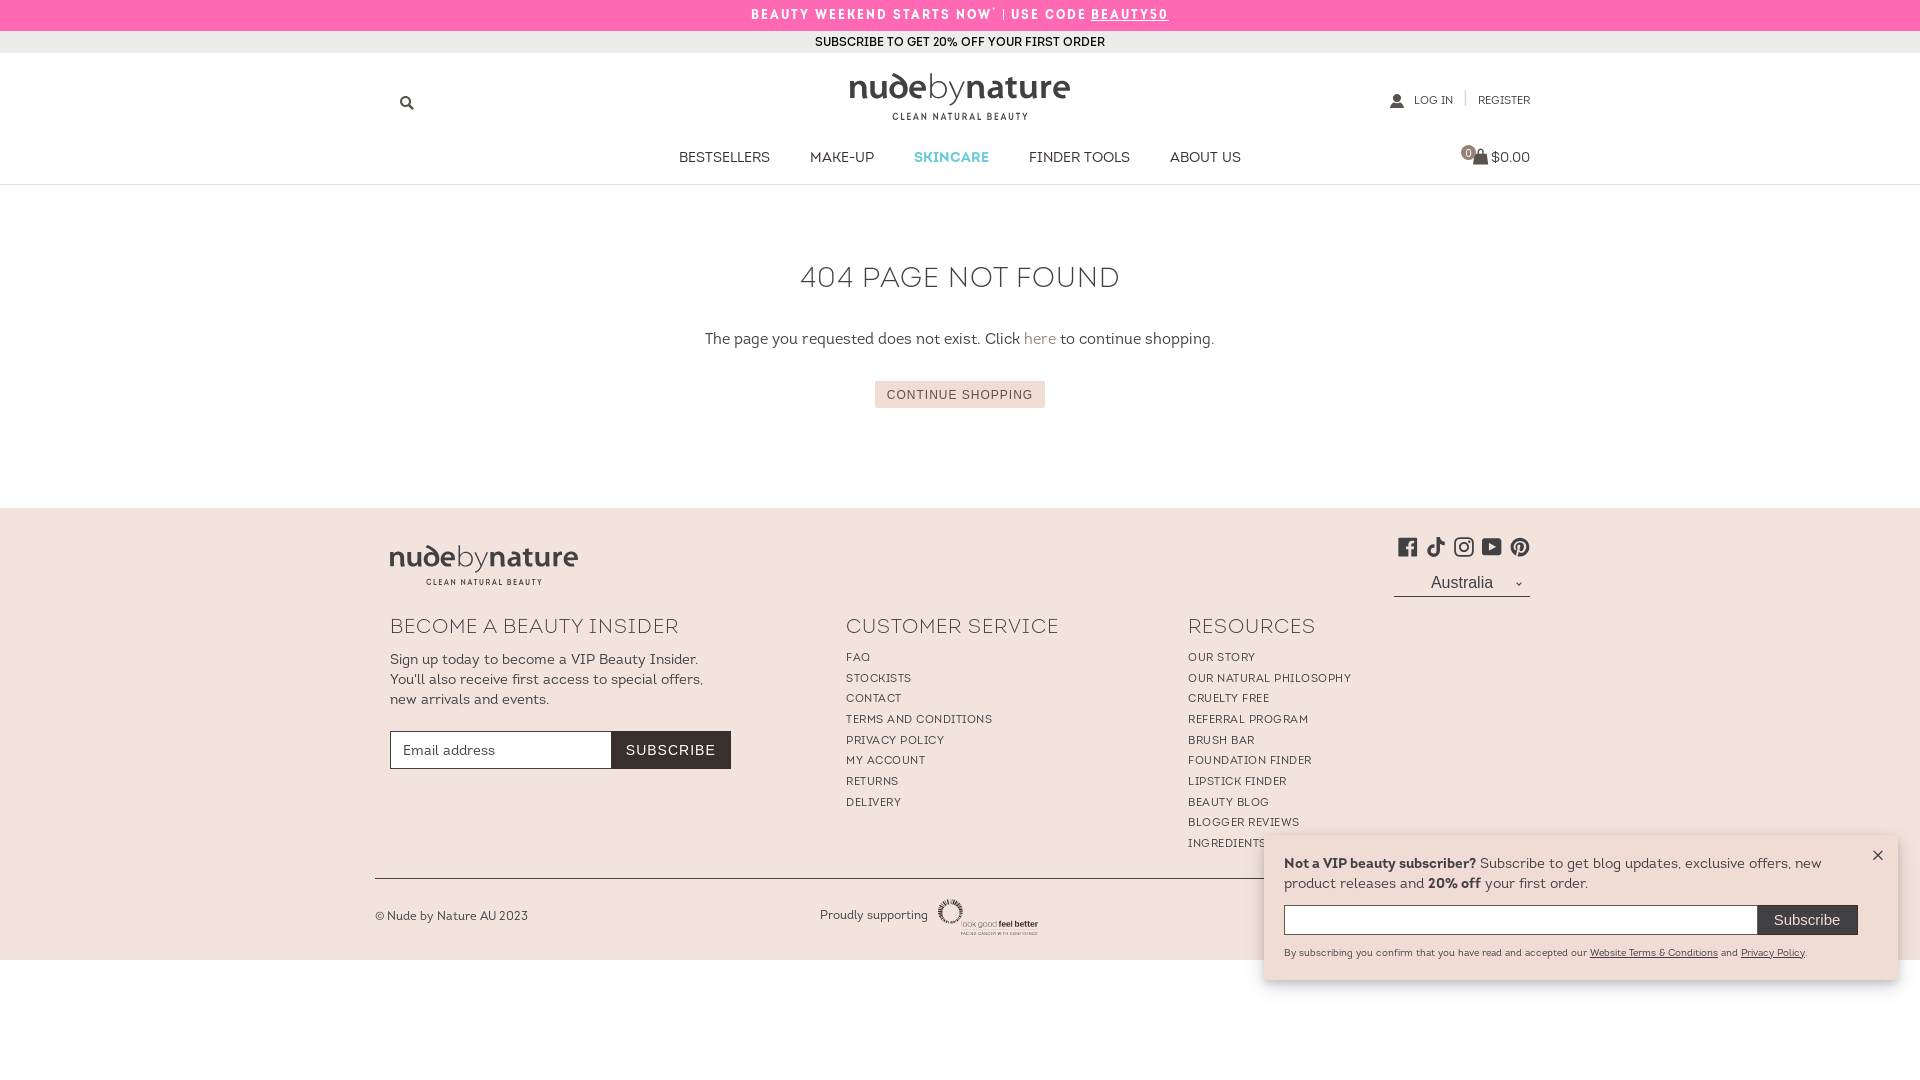 This screenshot has width=1920, height=1080. I want to click on 'FAQ', so click(858, 658).